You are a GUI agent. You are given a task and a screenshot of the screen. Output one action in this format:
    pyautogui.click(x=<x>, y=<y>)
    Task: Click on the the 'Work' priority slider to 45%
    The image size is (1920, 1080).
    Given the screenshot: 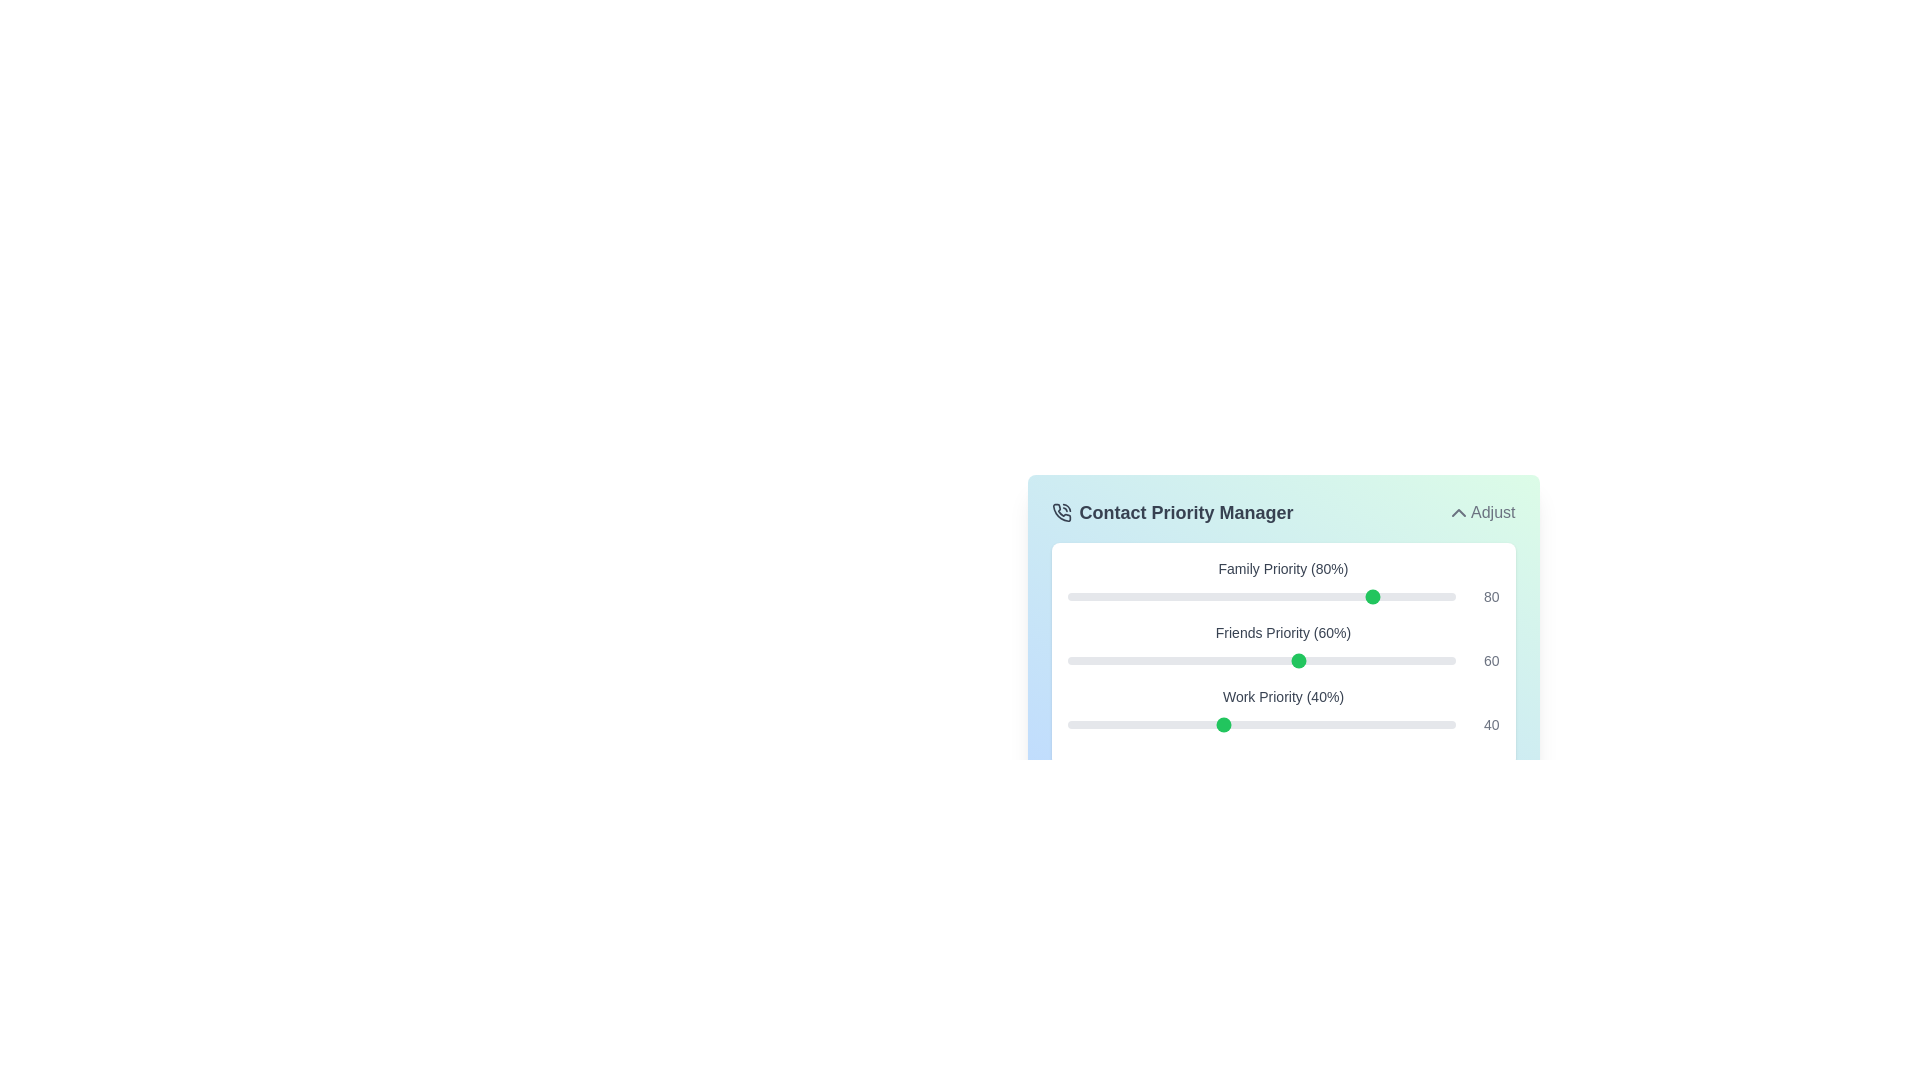 What is the action you would take?
    pyautogui.click(x=1241, y=725)
    